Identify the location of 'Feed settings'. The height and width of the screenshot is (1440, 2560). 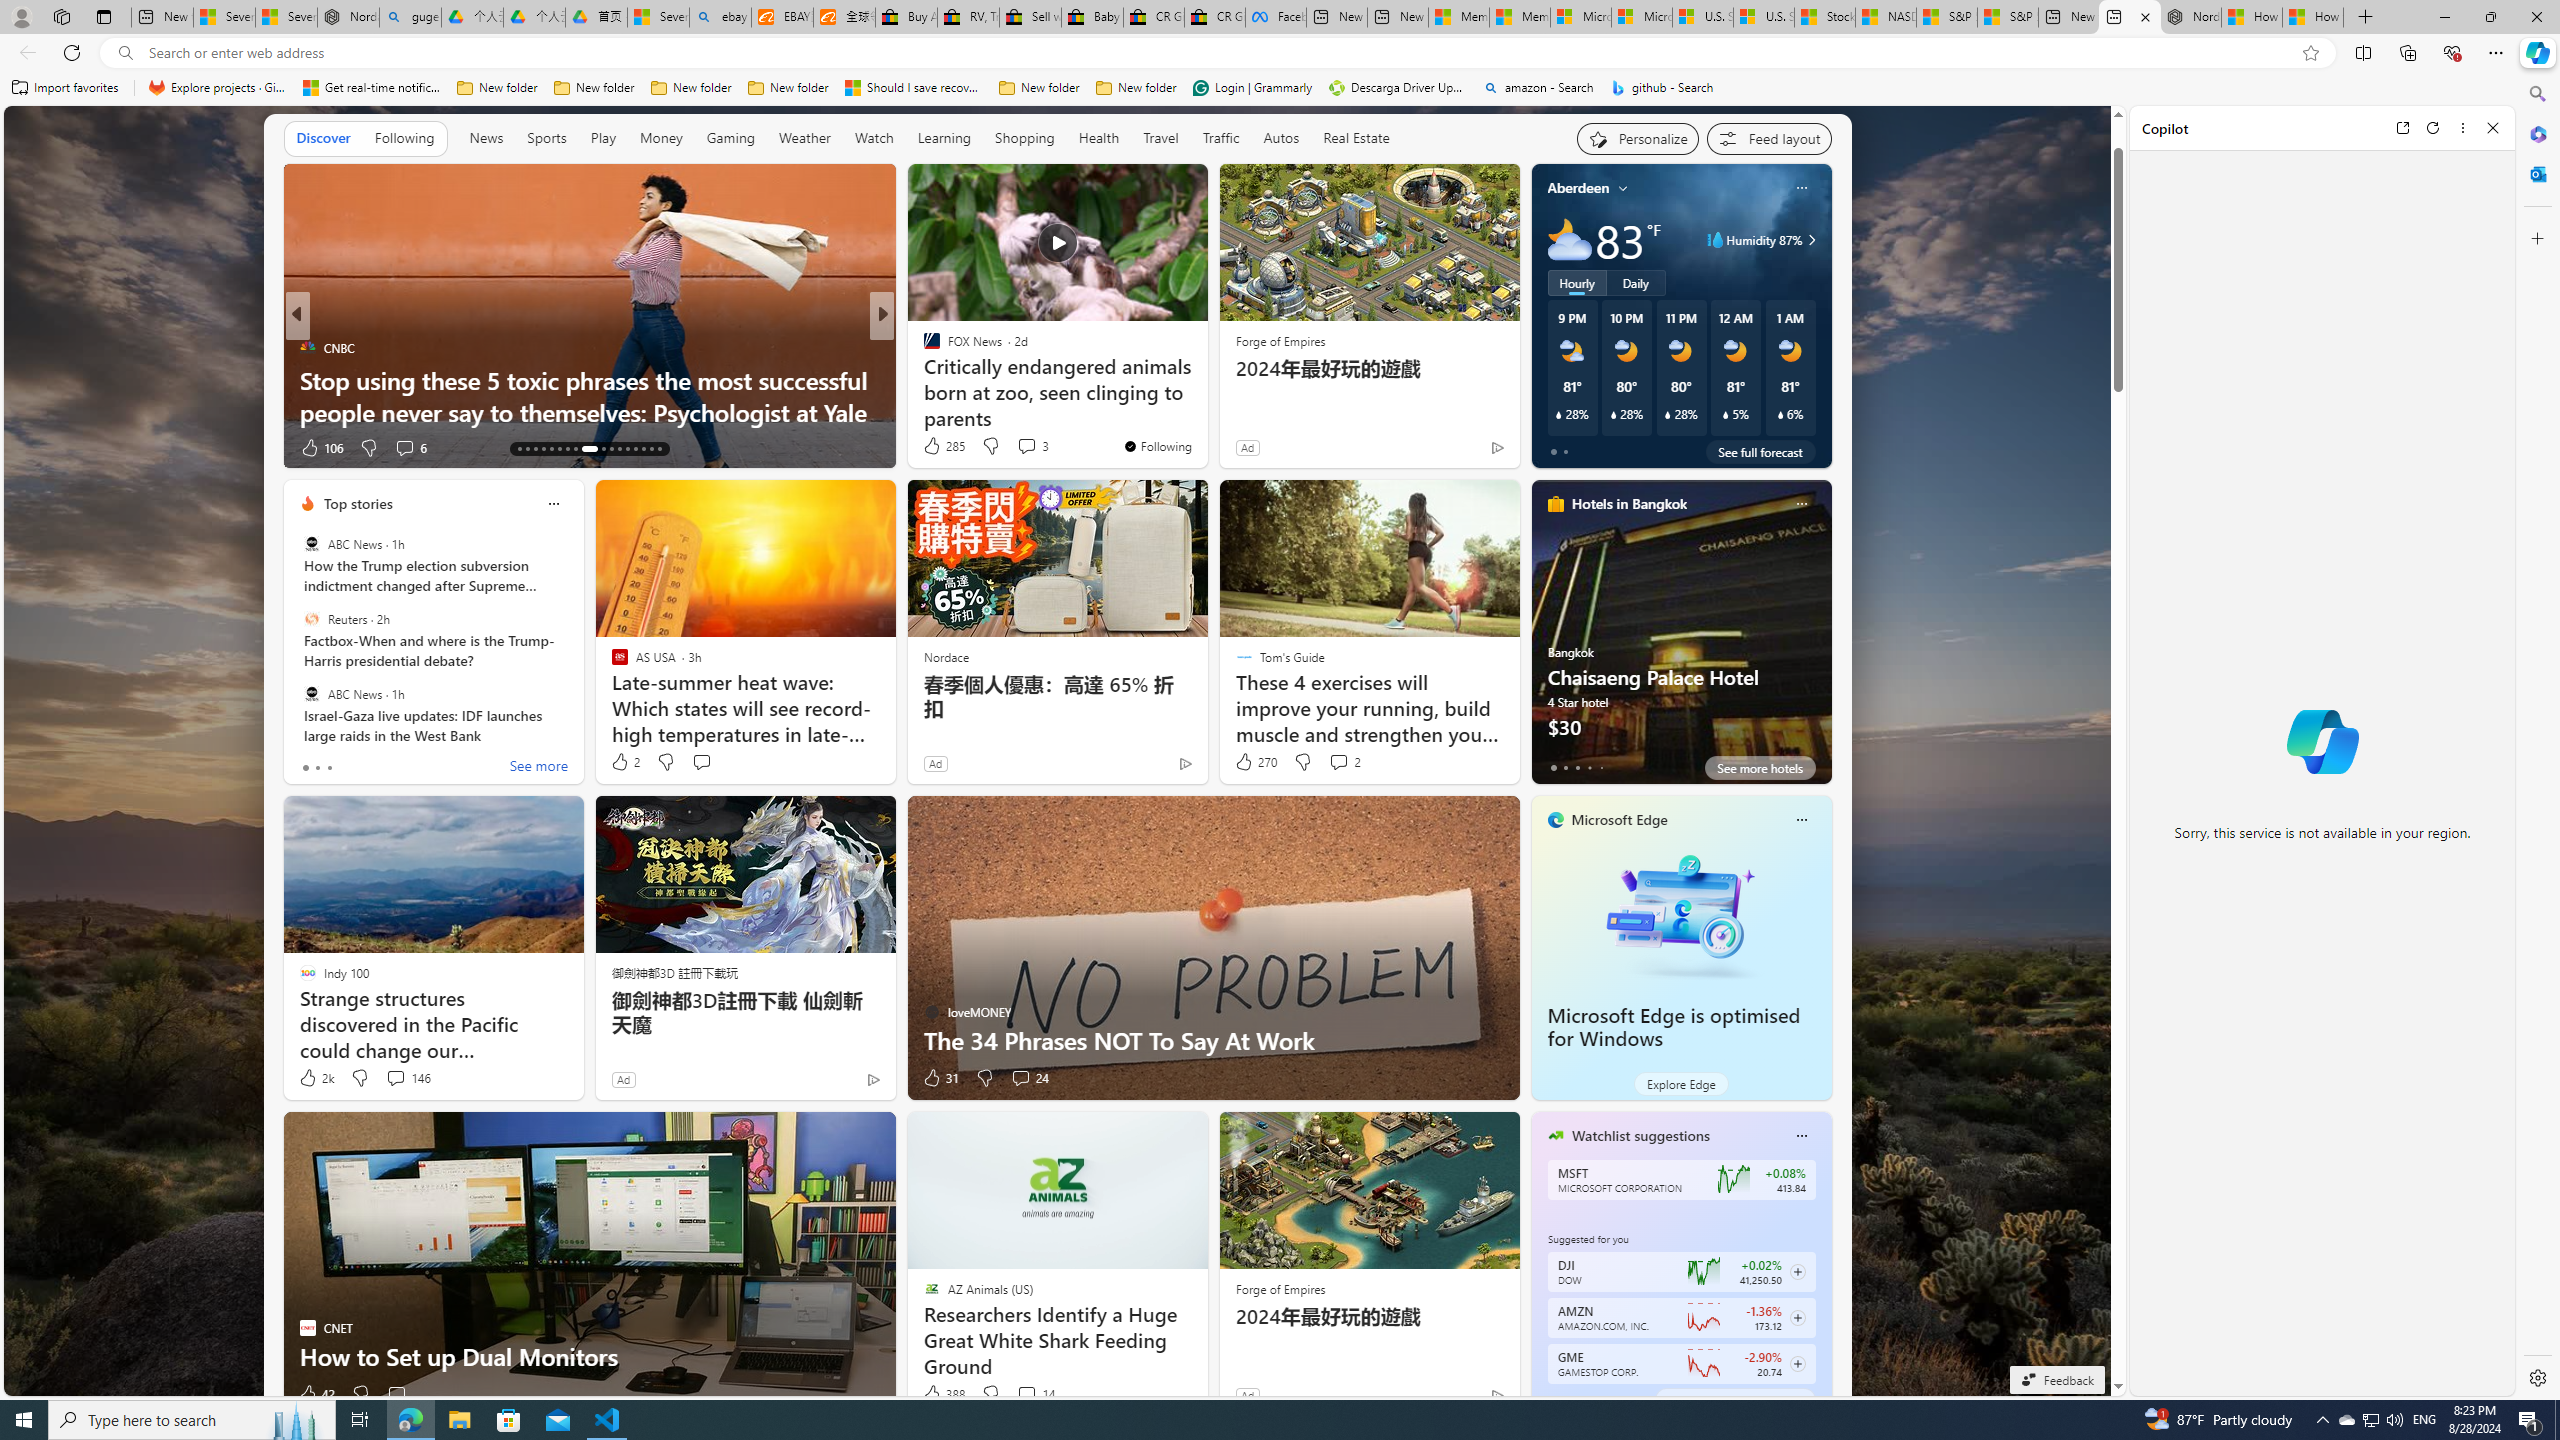
(1768, 137).